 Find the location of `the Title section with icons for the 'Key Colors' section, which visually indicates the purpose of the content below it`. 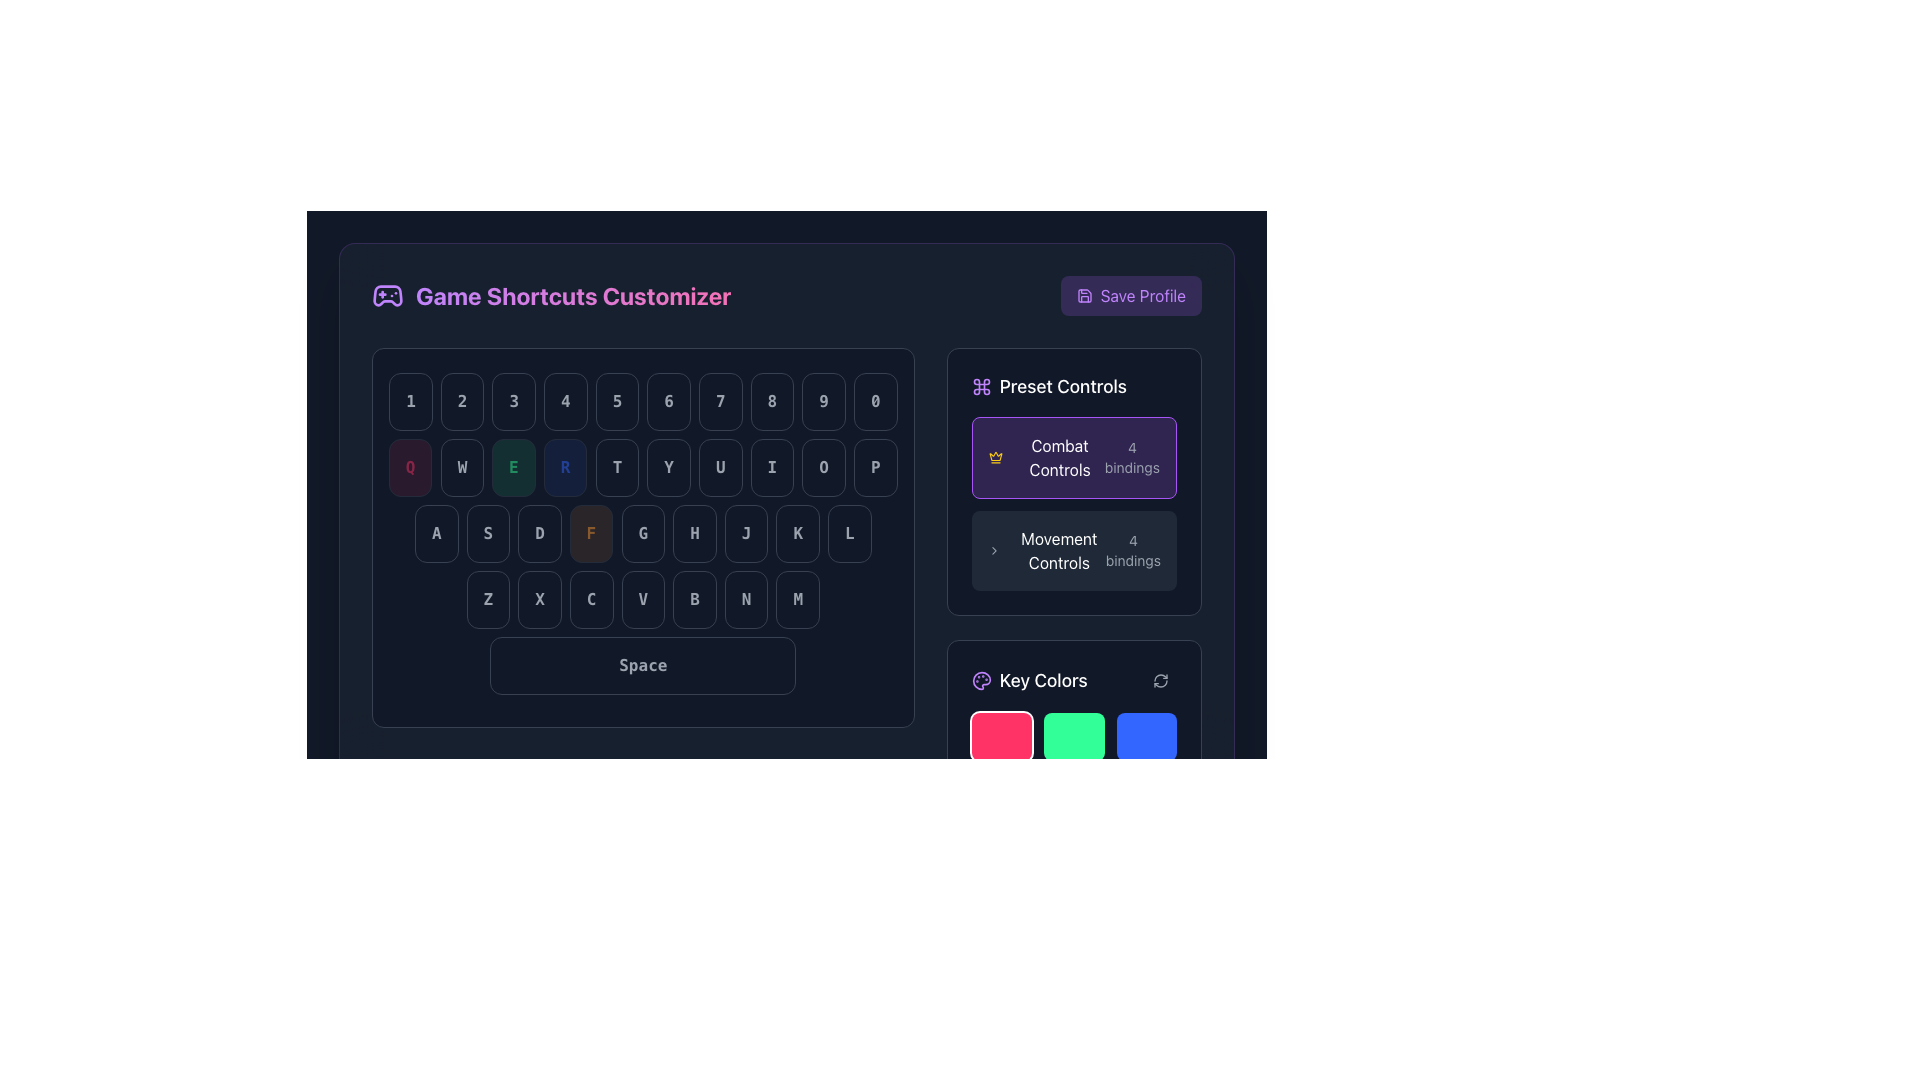

the Title section with icons for the 'Key Colors' section, which visually indicates the purpose of the content below it is located at coordinates (1073, 680).